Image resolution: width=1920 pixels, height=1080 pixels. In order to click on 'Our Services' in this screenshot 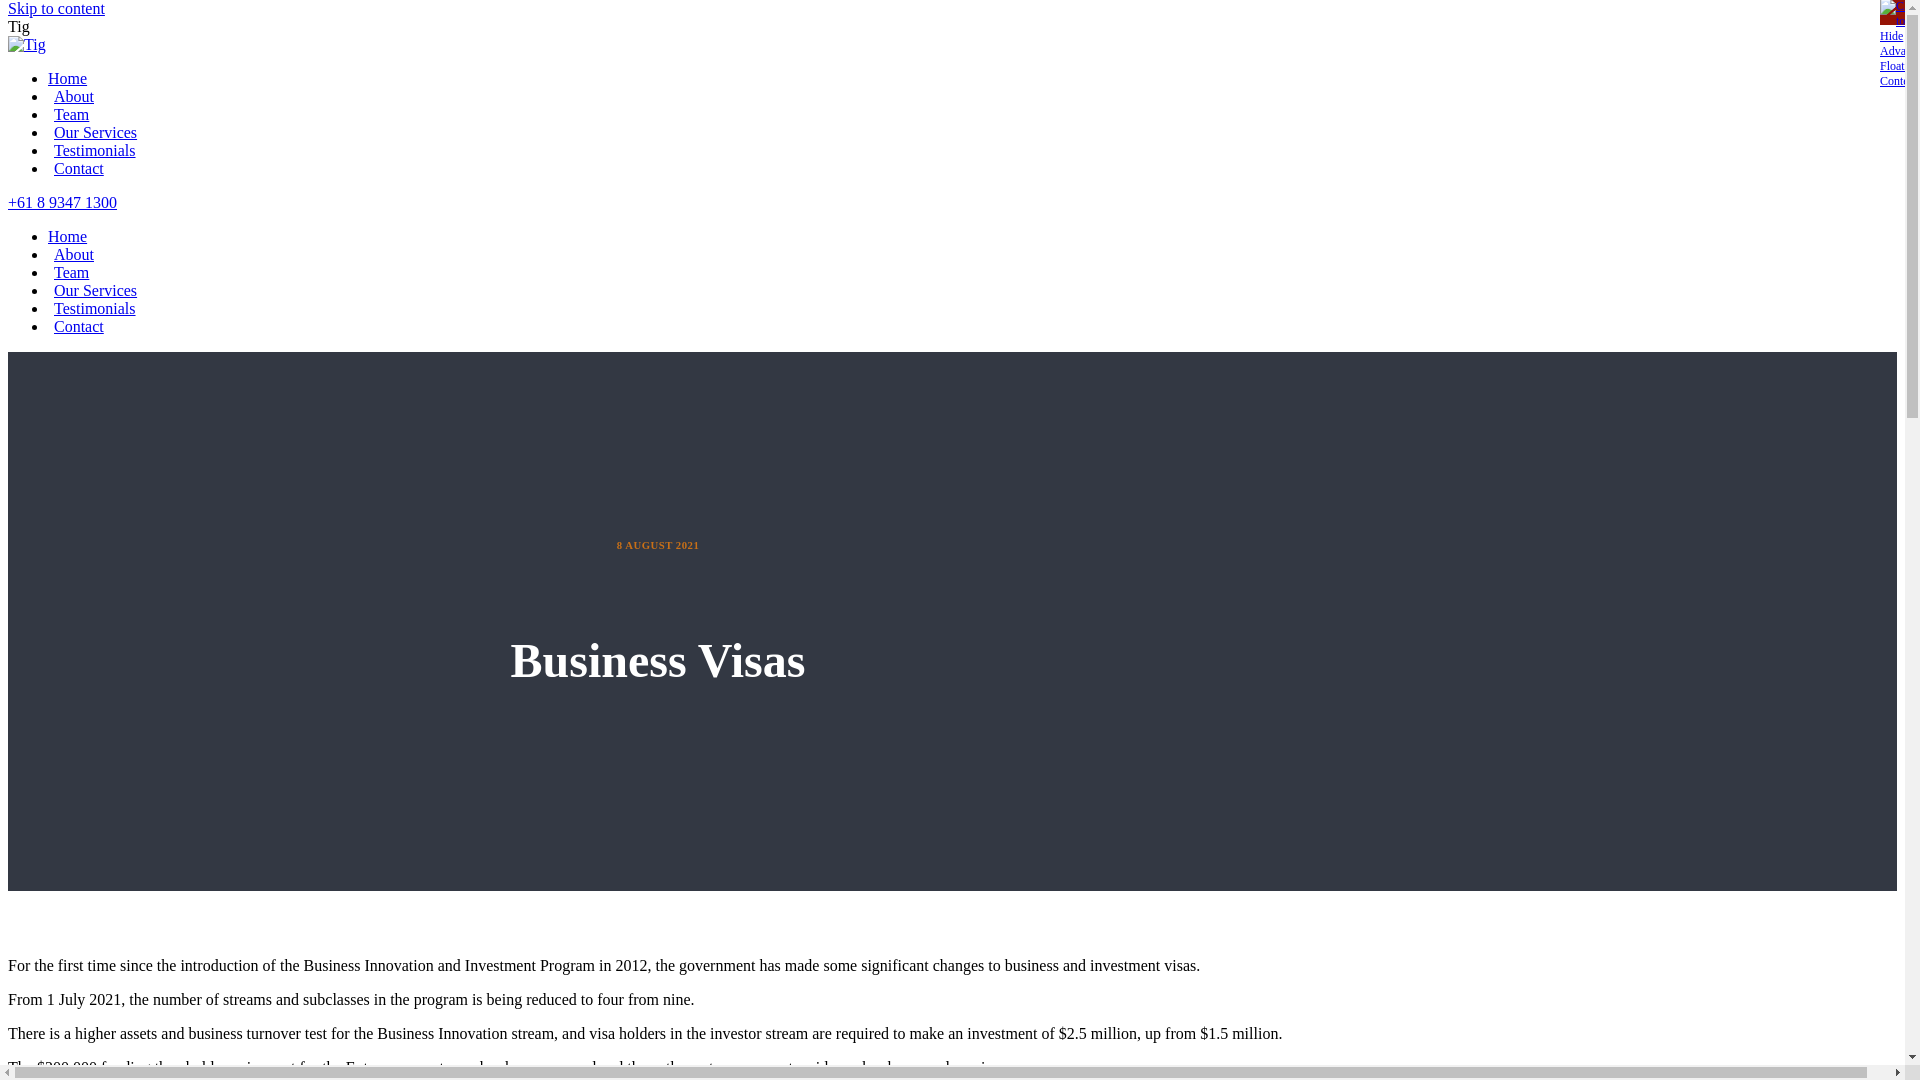, I will do `click(91, 132)`.